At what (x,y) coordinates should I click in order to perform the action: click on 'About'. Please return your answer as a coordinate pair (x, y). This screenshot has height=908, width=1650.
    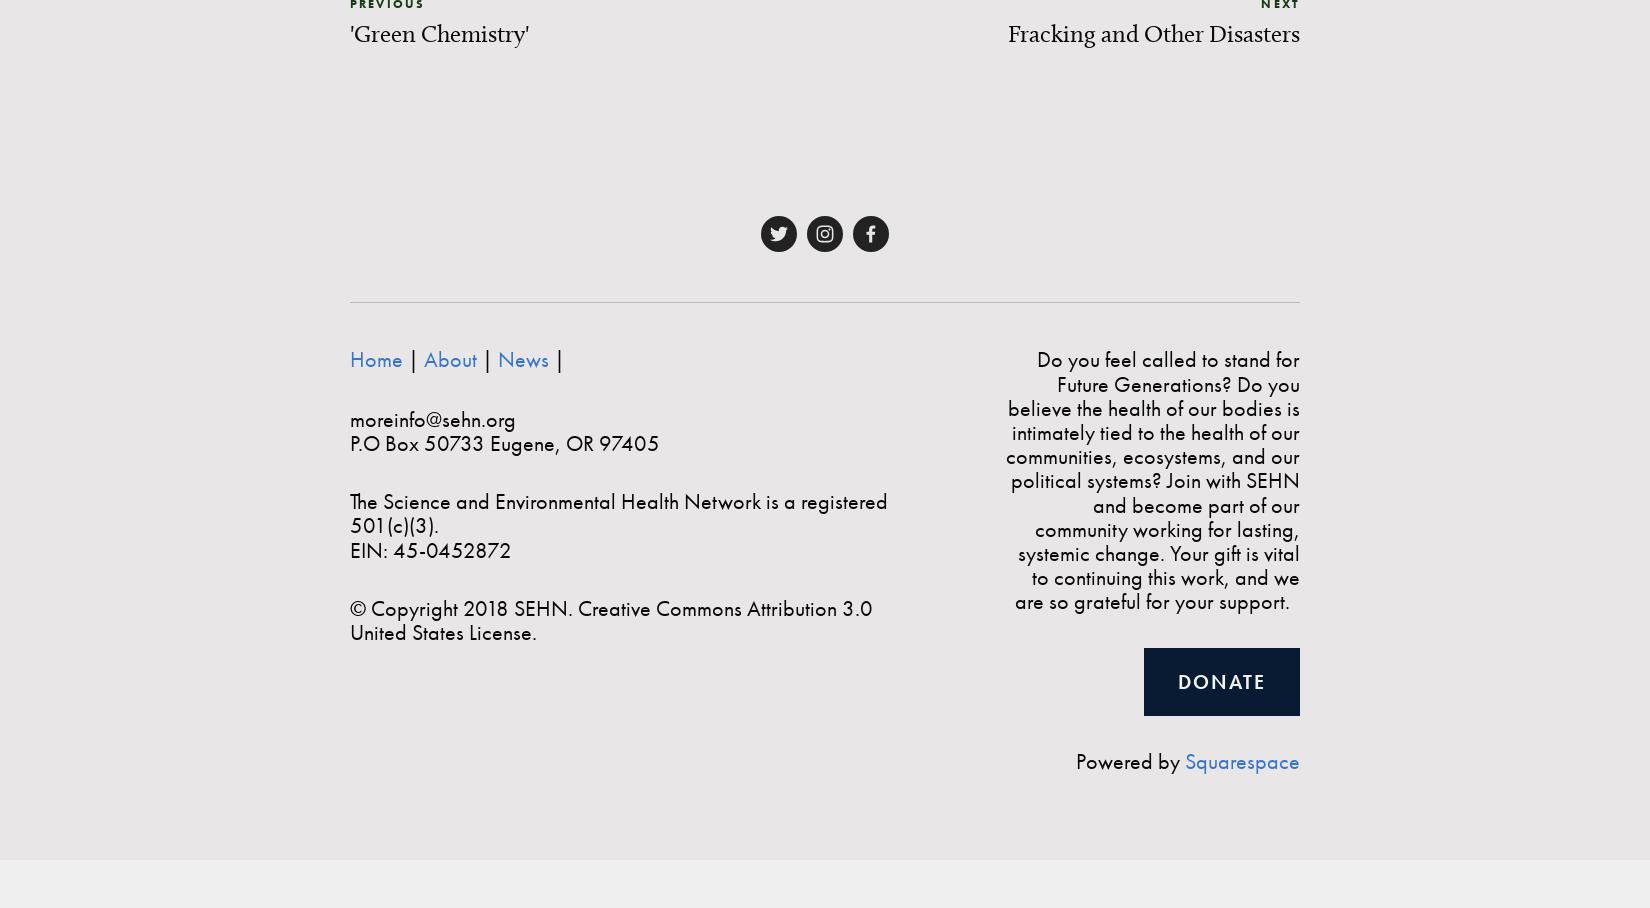
    Looking at the image, I should click on (449, 359).